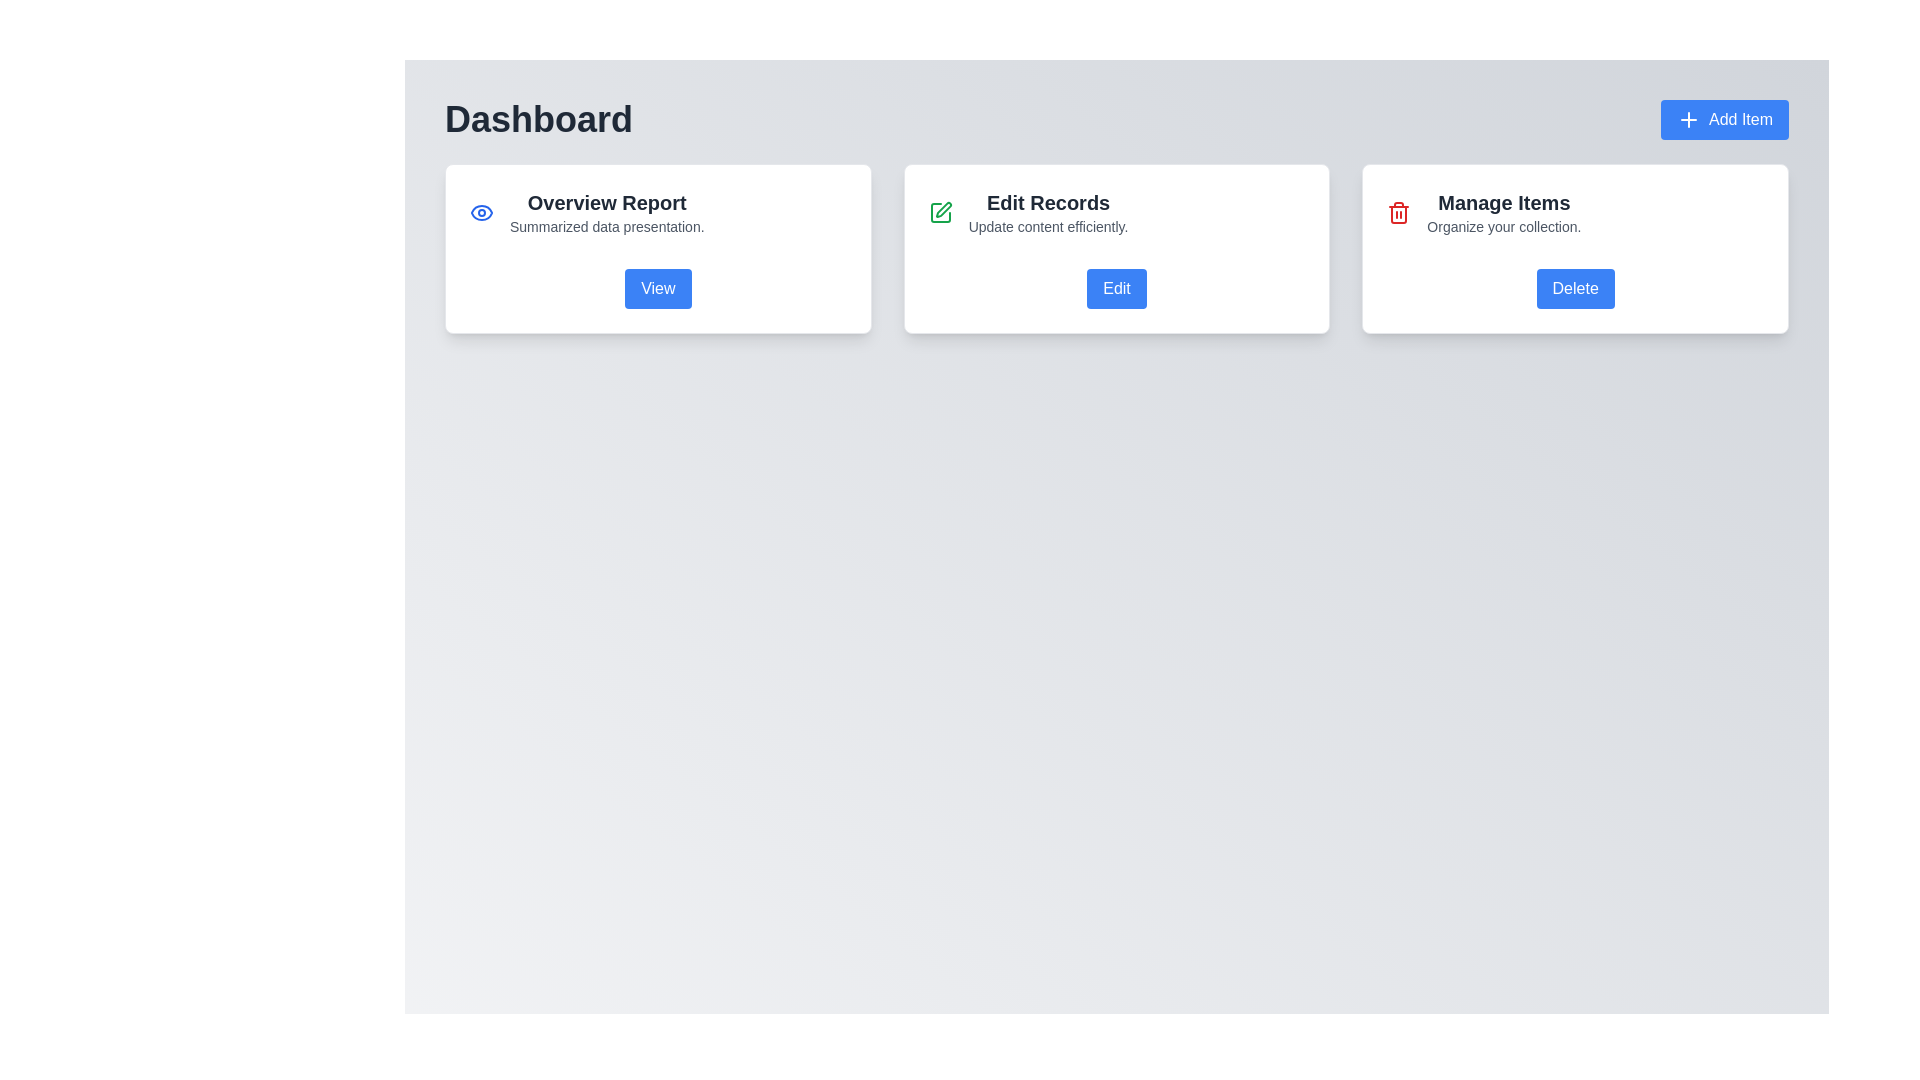 The width and height of the screenshot is (1920, 1080). Describe the element at coordinates (1047, 226) in the screenshot. I see `the descriptive text label that provides information about the 'Edit Records' feature, positioned below the 'Edit Records' title and above the 'Edit' button` at that location.